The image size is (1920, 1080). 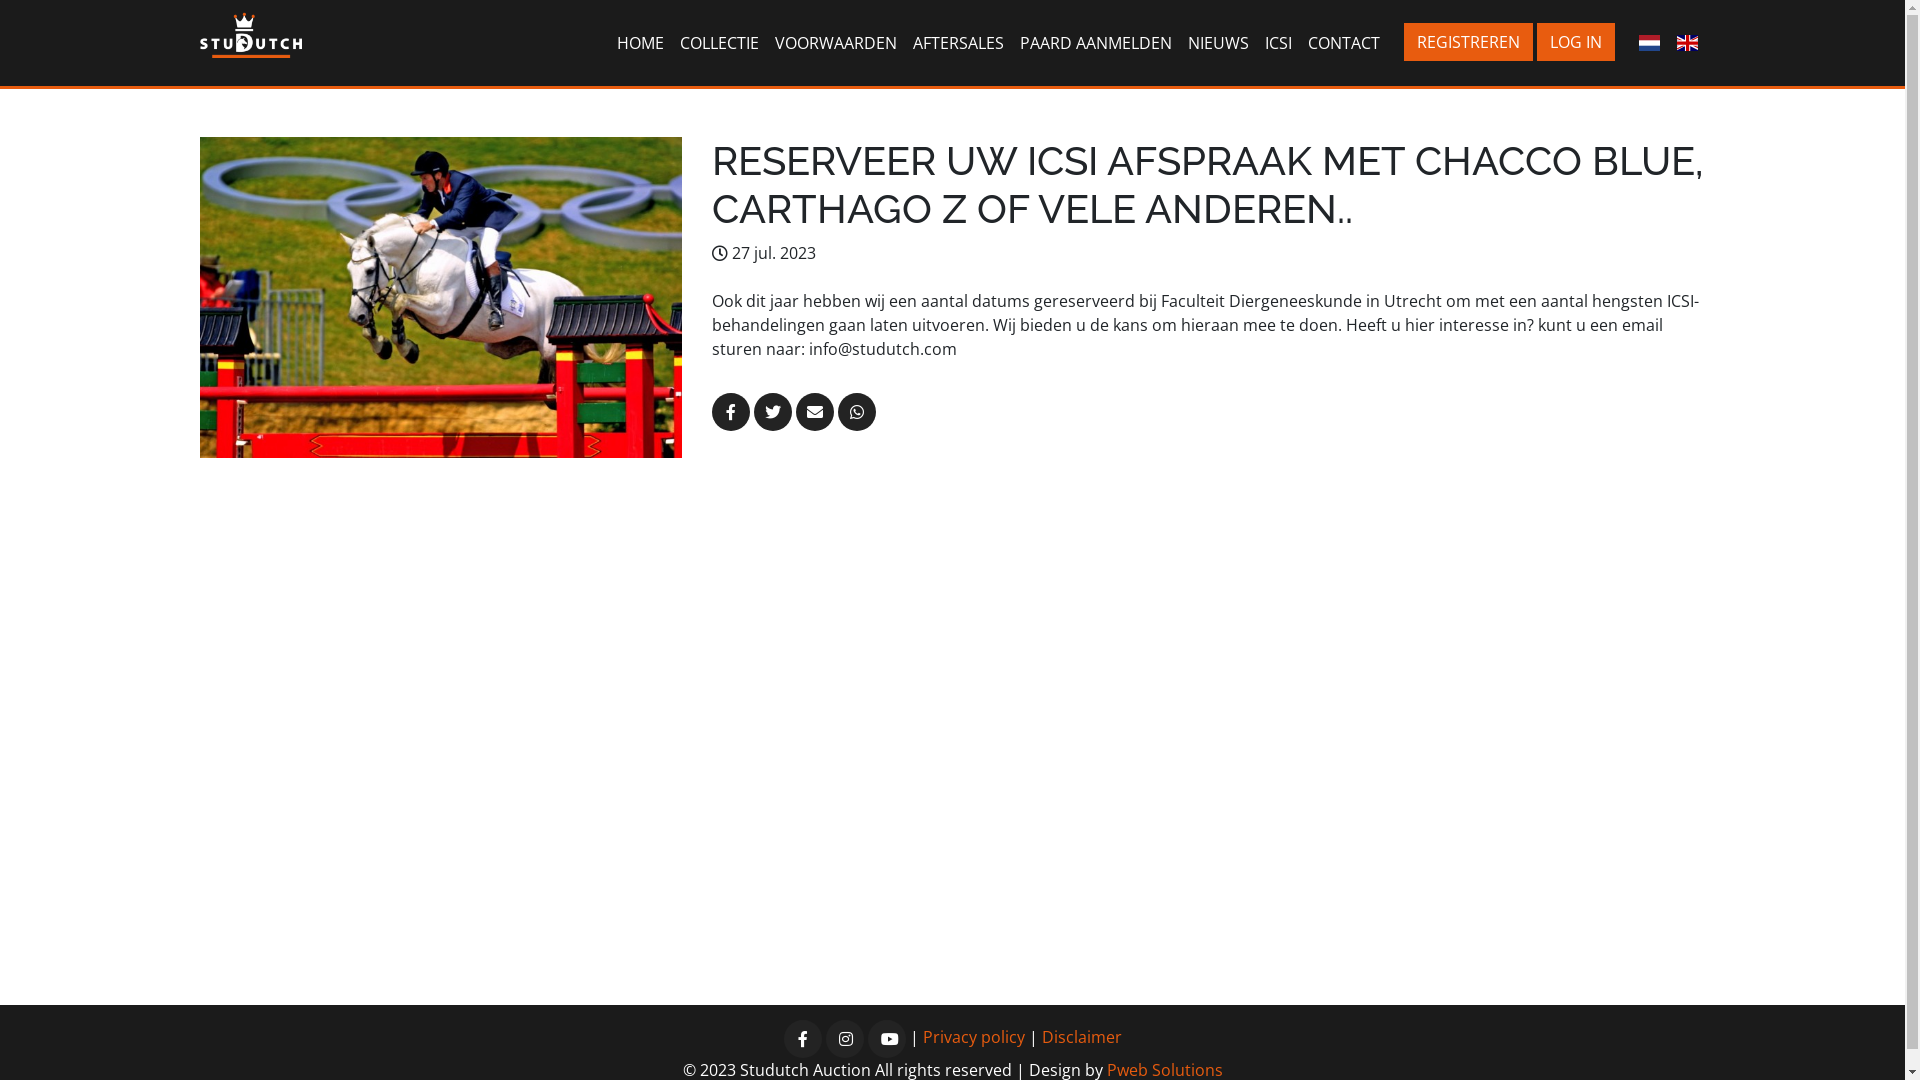 I want to click on 'PAARD AANMELDEN', so click(x=1094, y=42).